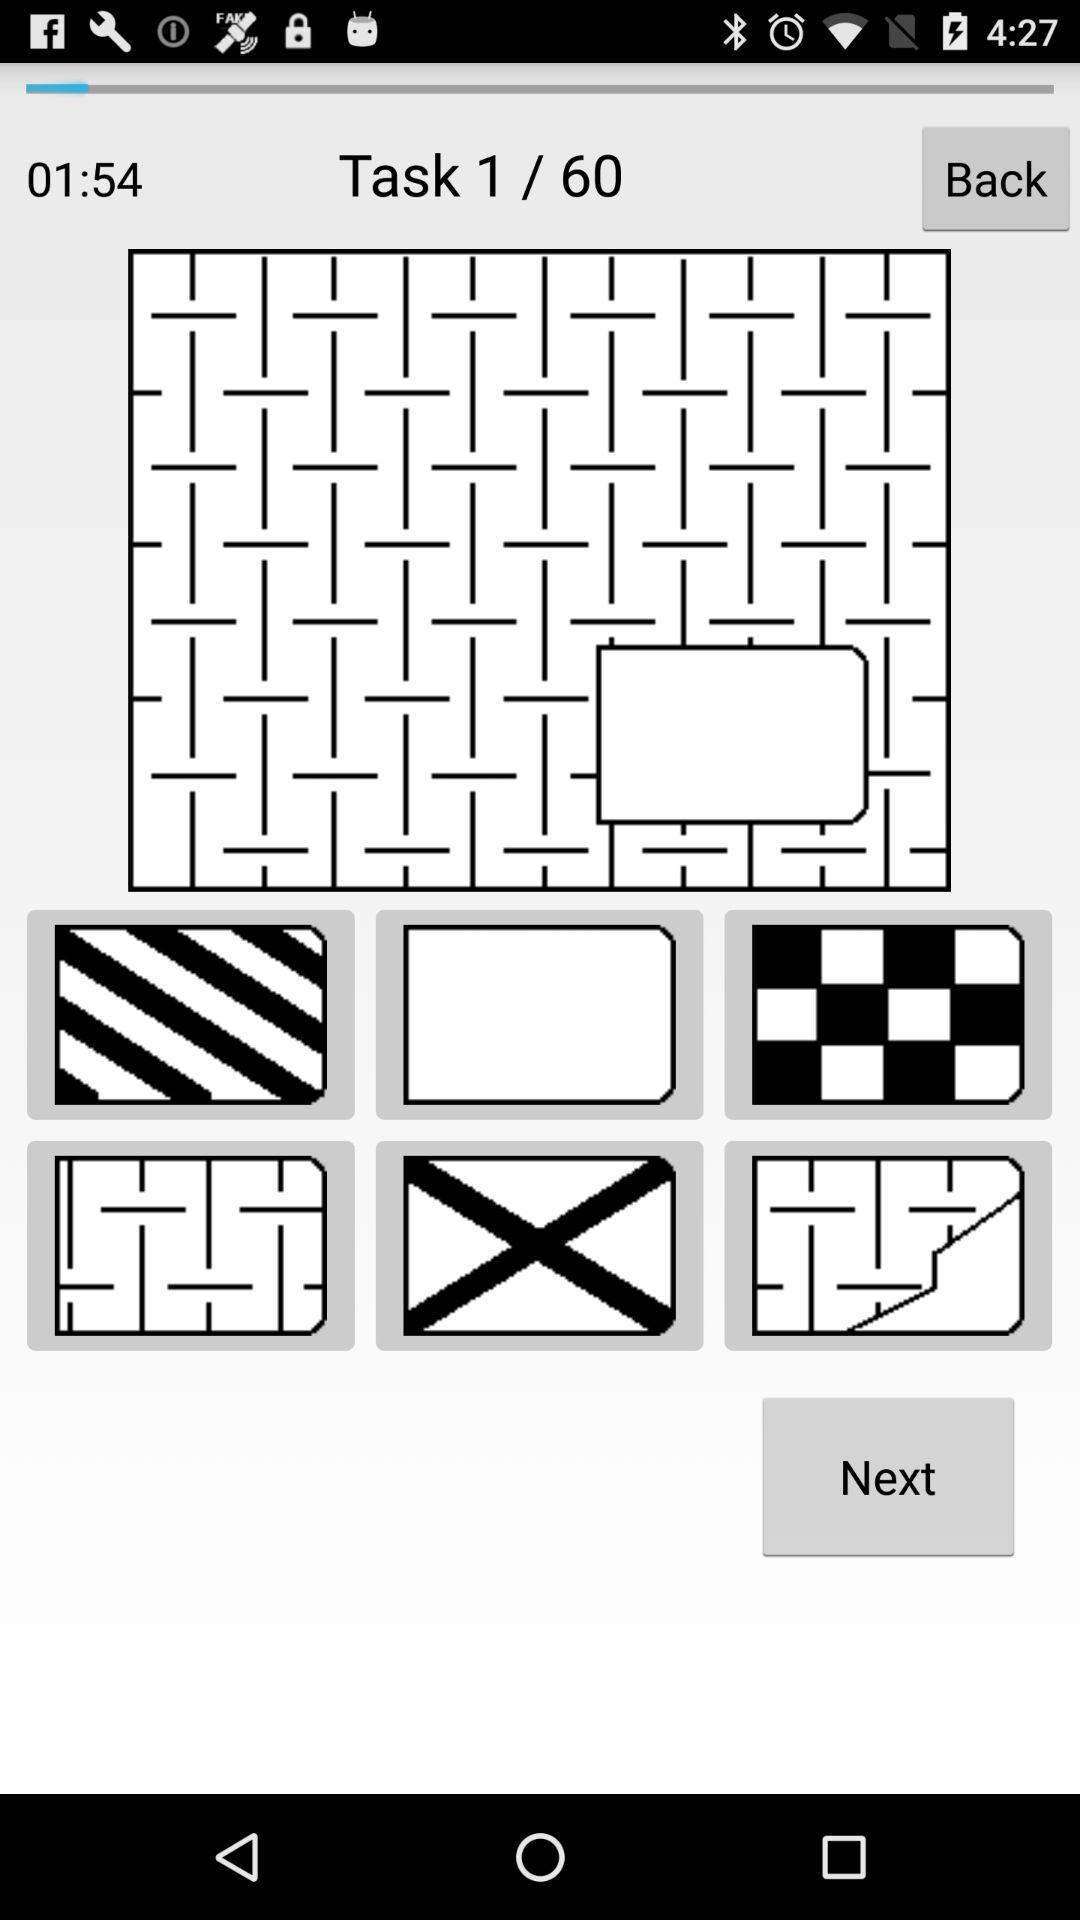 Image resolution: width=1080 pixels, height=1920 pixels. Describe the element at coordinates (190, 1014) in the screenshot. I see `layout change` at that location.